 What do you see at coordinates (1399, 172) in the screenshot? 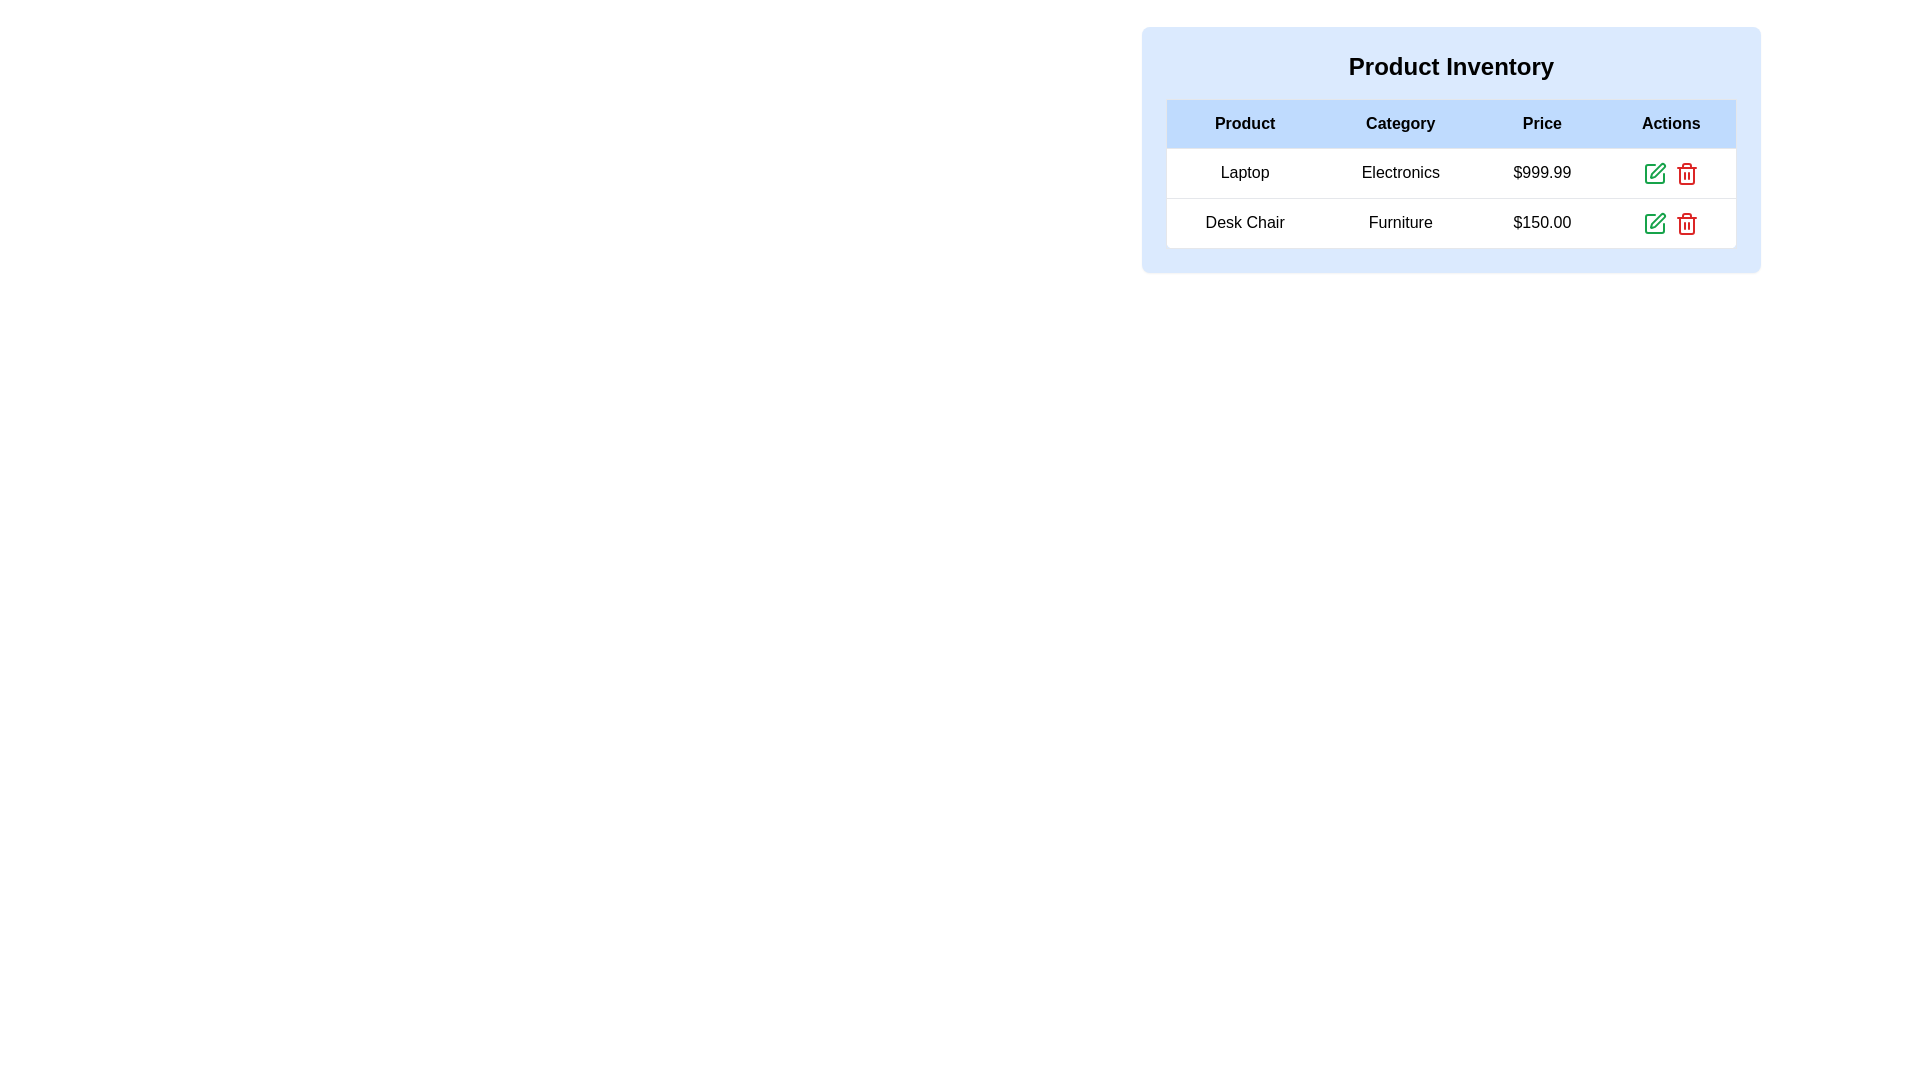
I see `the 'Category' text label for the 'Laptop' product in the 'Product Inventory' table, which is located between the 'Laptop' label and the price '$999.99'` at bounding box center [1399, 172].